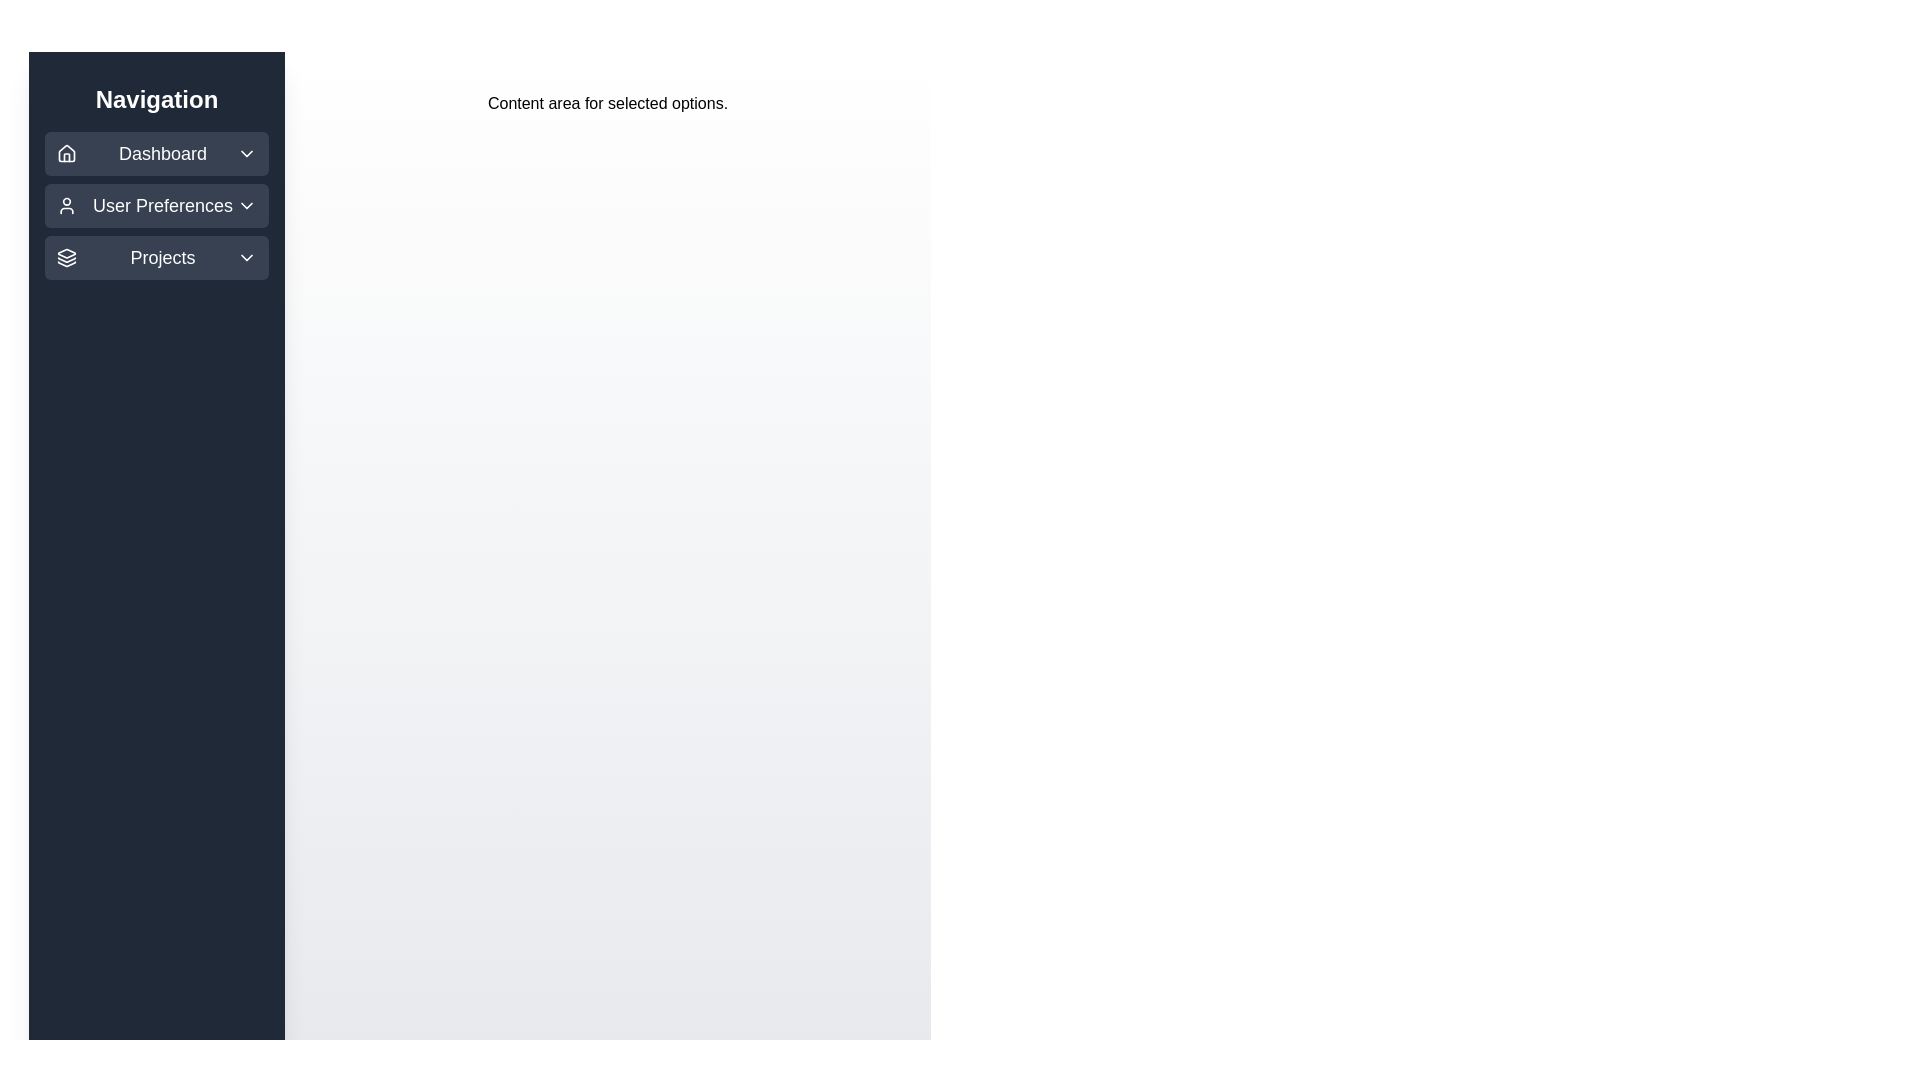 This screenshot has height=1080, width=1920. I want to click on the static text header reading 'Navigation' that is styled with white text on a dark background, located at the top of a sidebar panel, so click(156, 100).